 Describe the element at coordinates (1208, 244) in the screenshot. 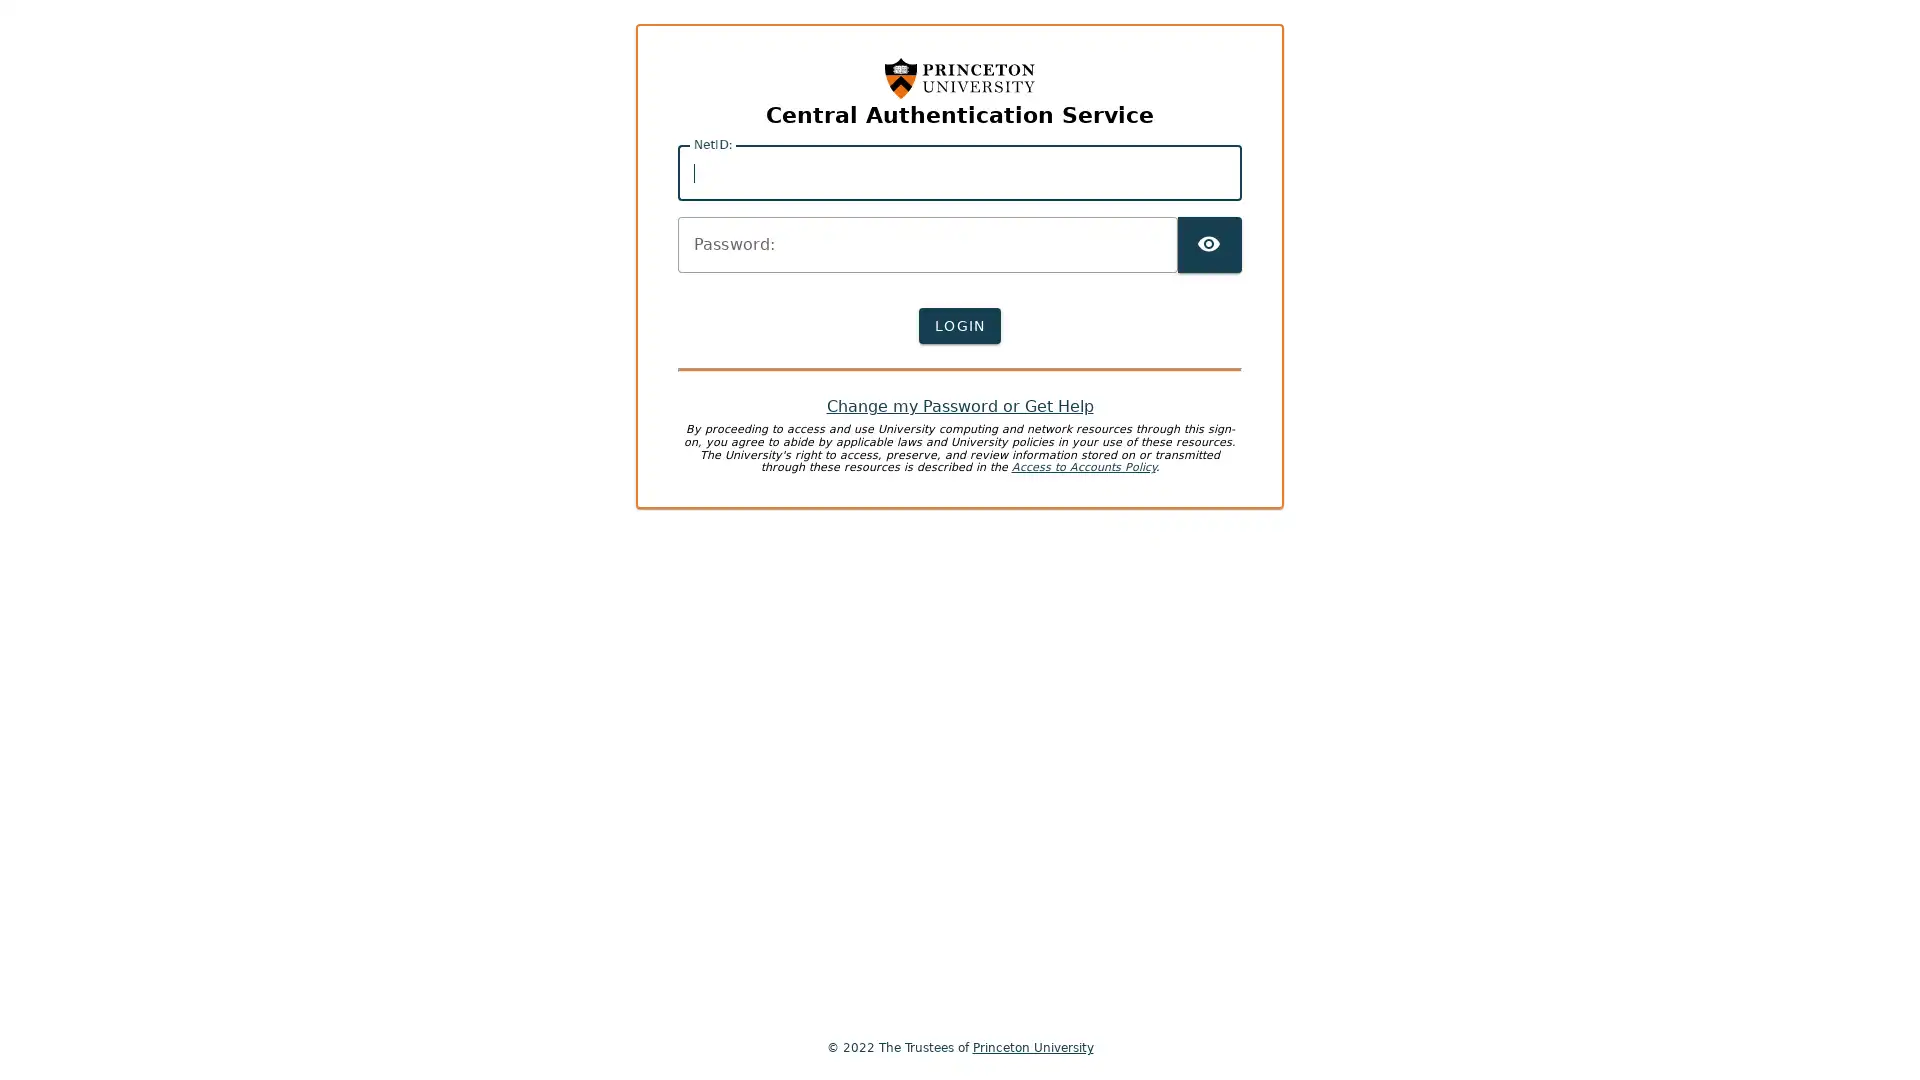

I see `TOGGLE PASSWORD` at that location.